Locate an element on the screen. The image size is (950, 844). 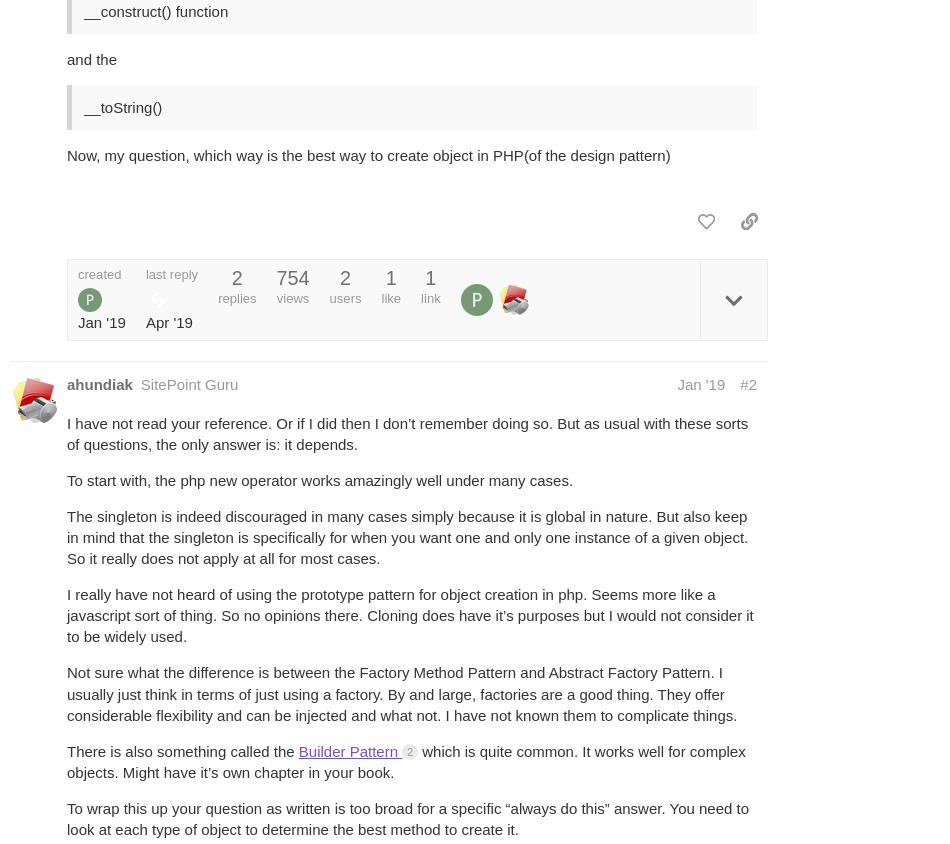
'and the' is located at coordinates (66, 58).